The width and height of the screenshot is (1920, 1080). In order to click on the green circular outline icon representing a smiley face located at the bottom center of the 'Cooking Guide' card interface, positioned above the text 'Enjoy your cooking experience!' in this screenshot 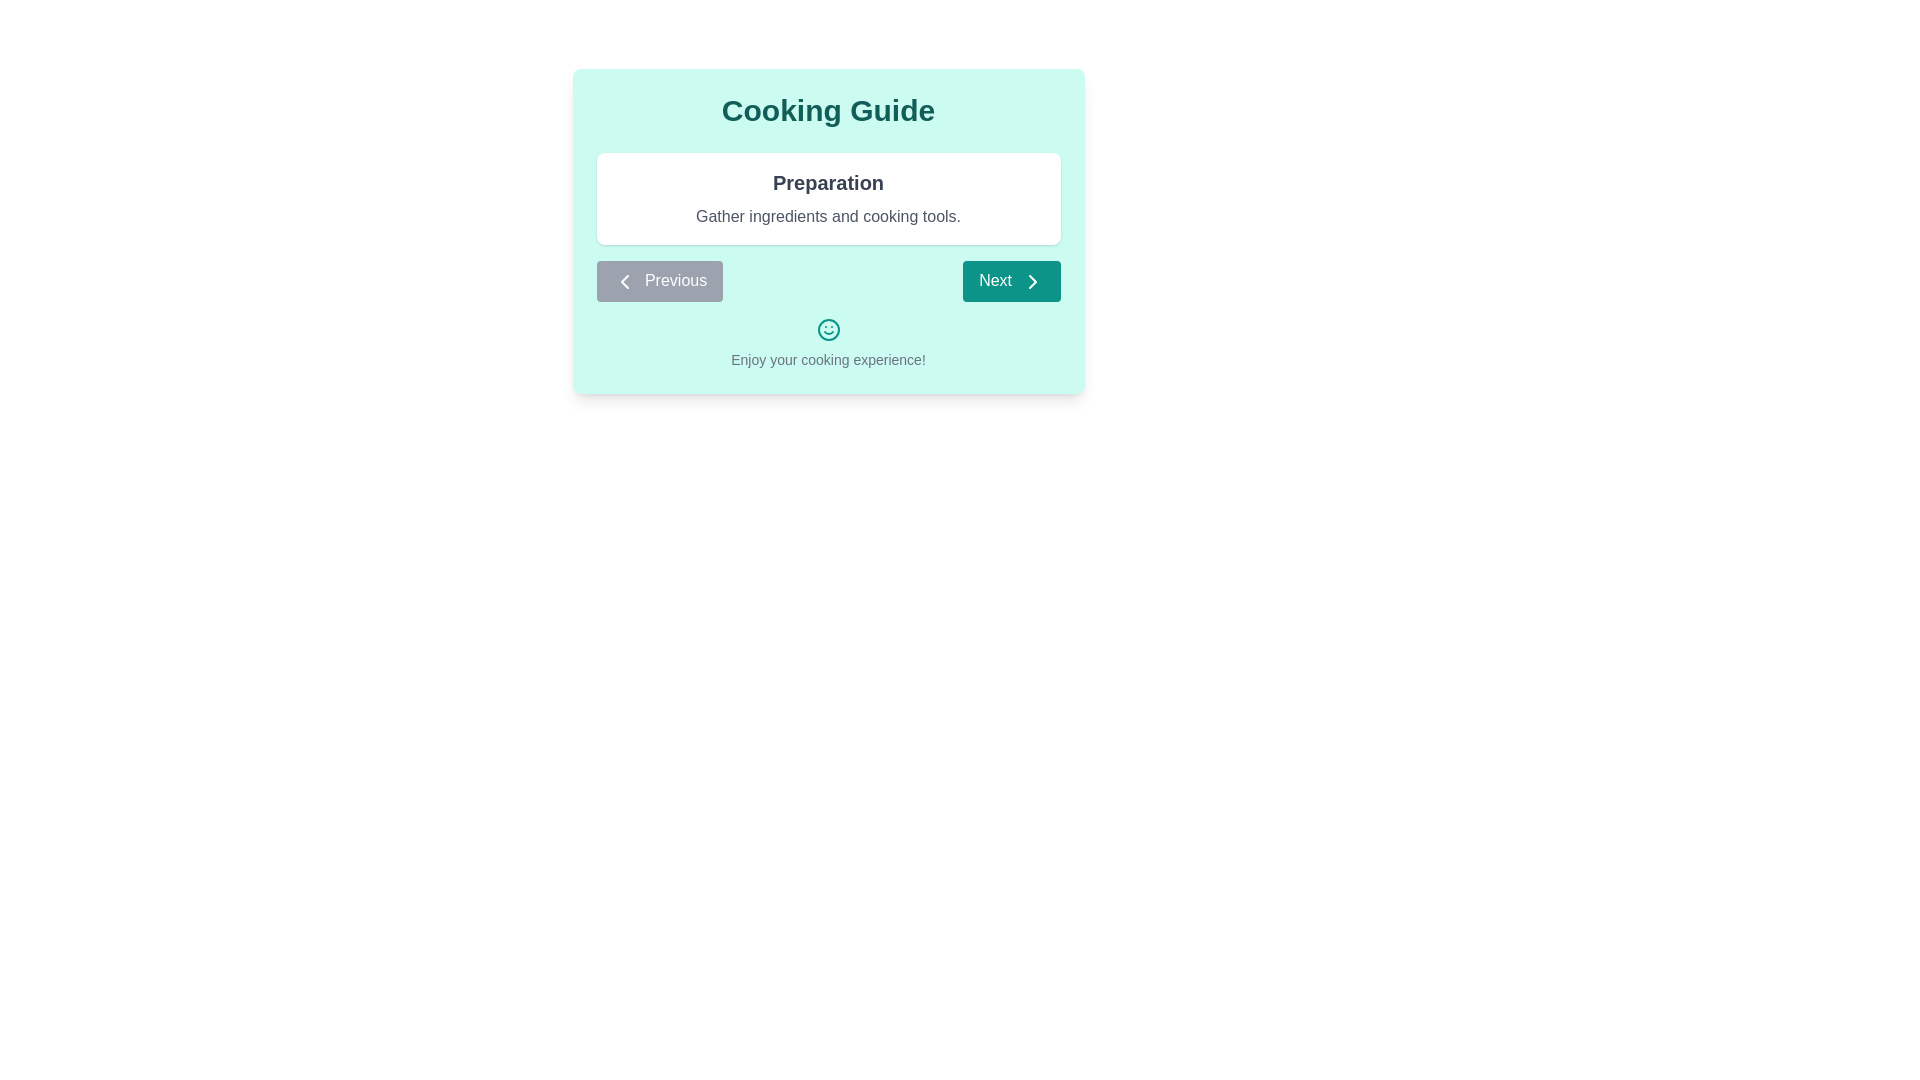, I will do `click(828, 328)`.